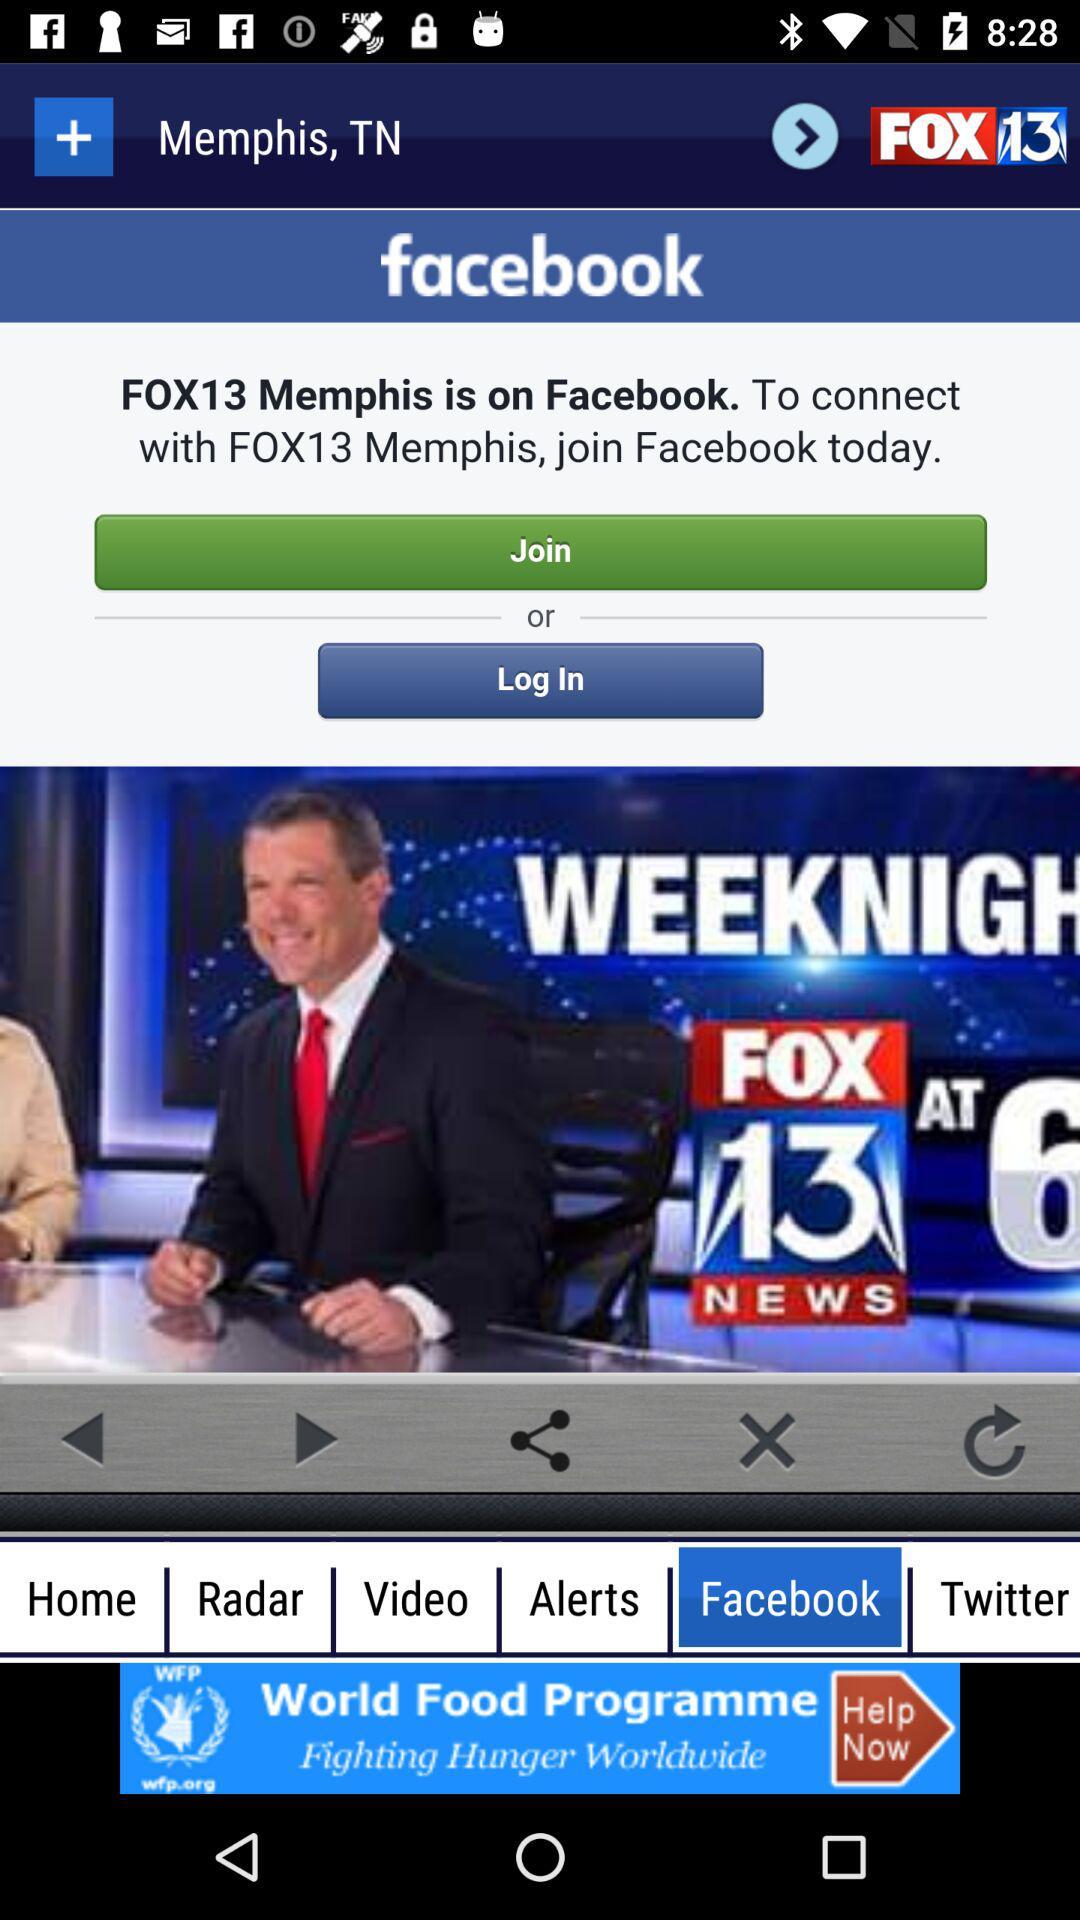 Image resolution: width=1080 pixels, height=1920 pixels. Describe the element at coordinates (540, 1440) in the screenshot. I see `share this` at that location.